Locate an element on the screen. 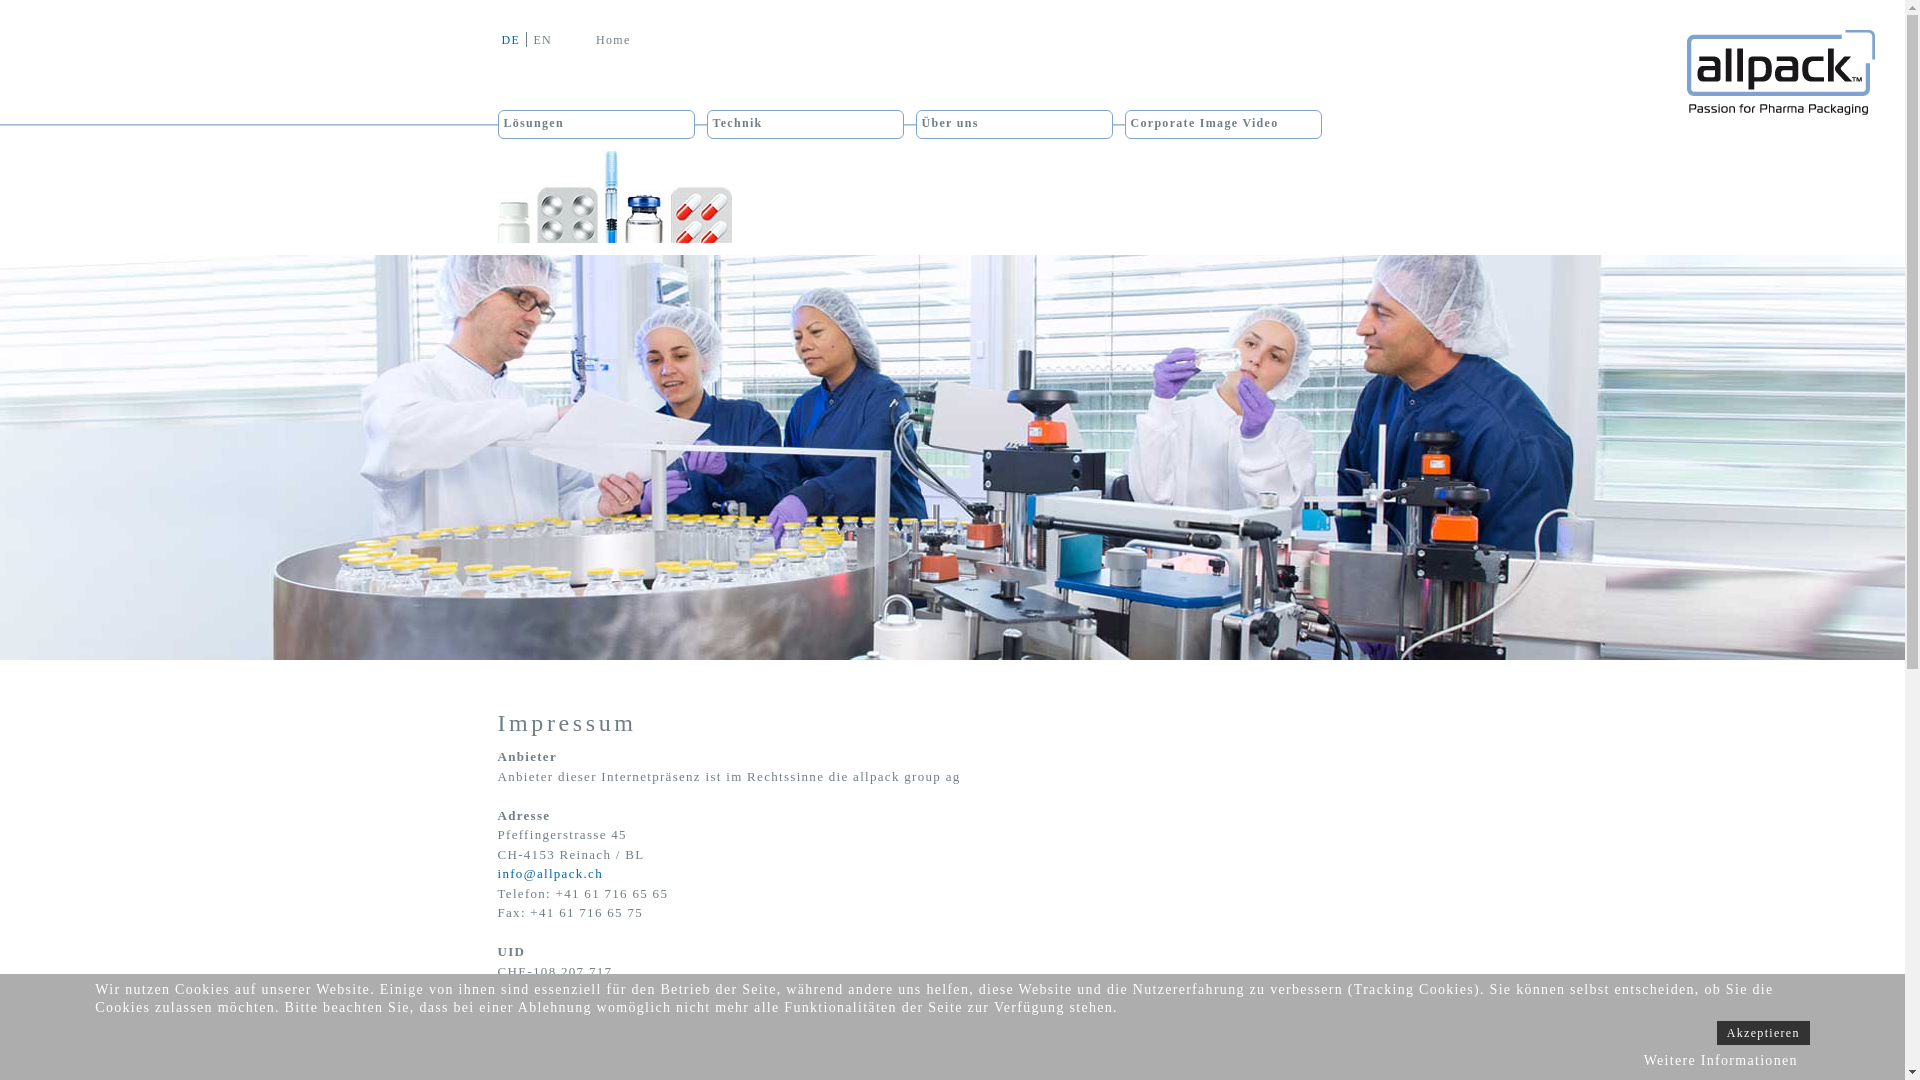 The width and height of the screenshot is (1920, 1080). 'EN' is located at coordinates (542, 39).